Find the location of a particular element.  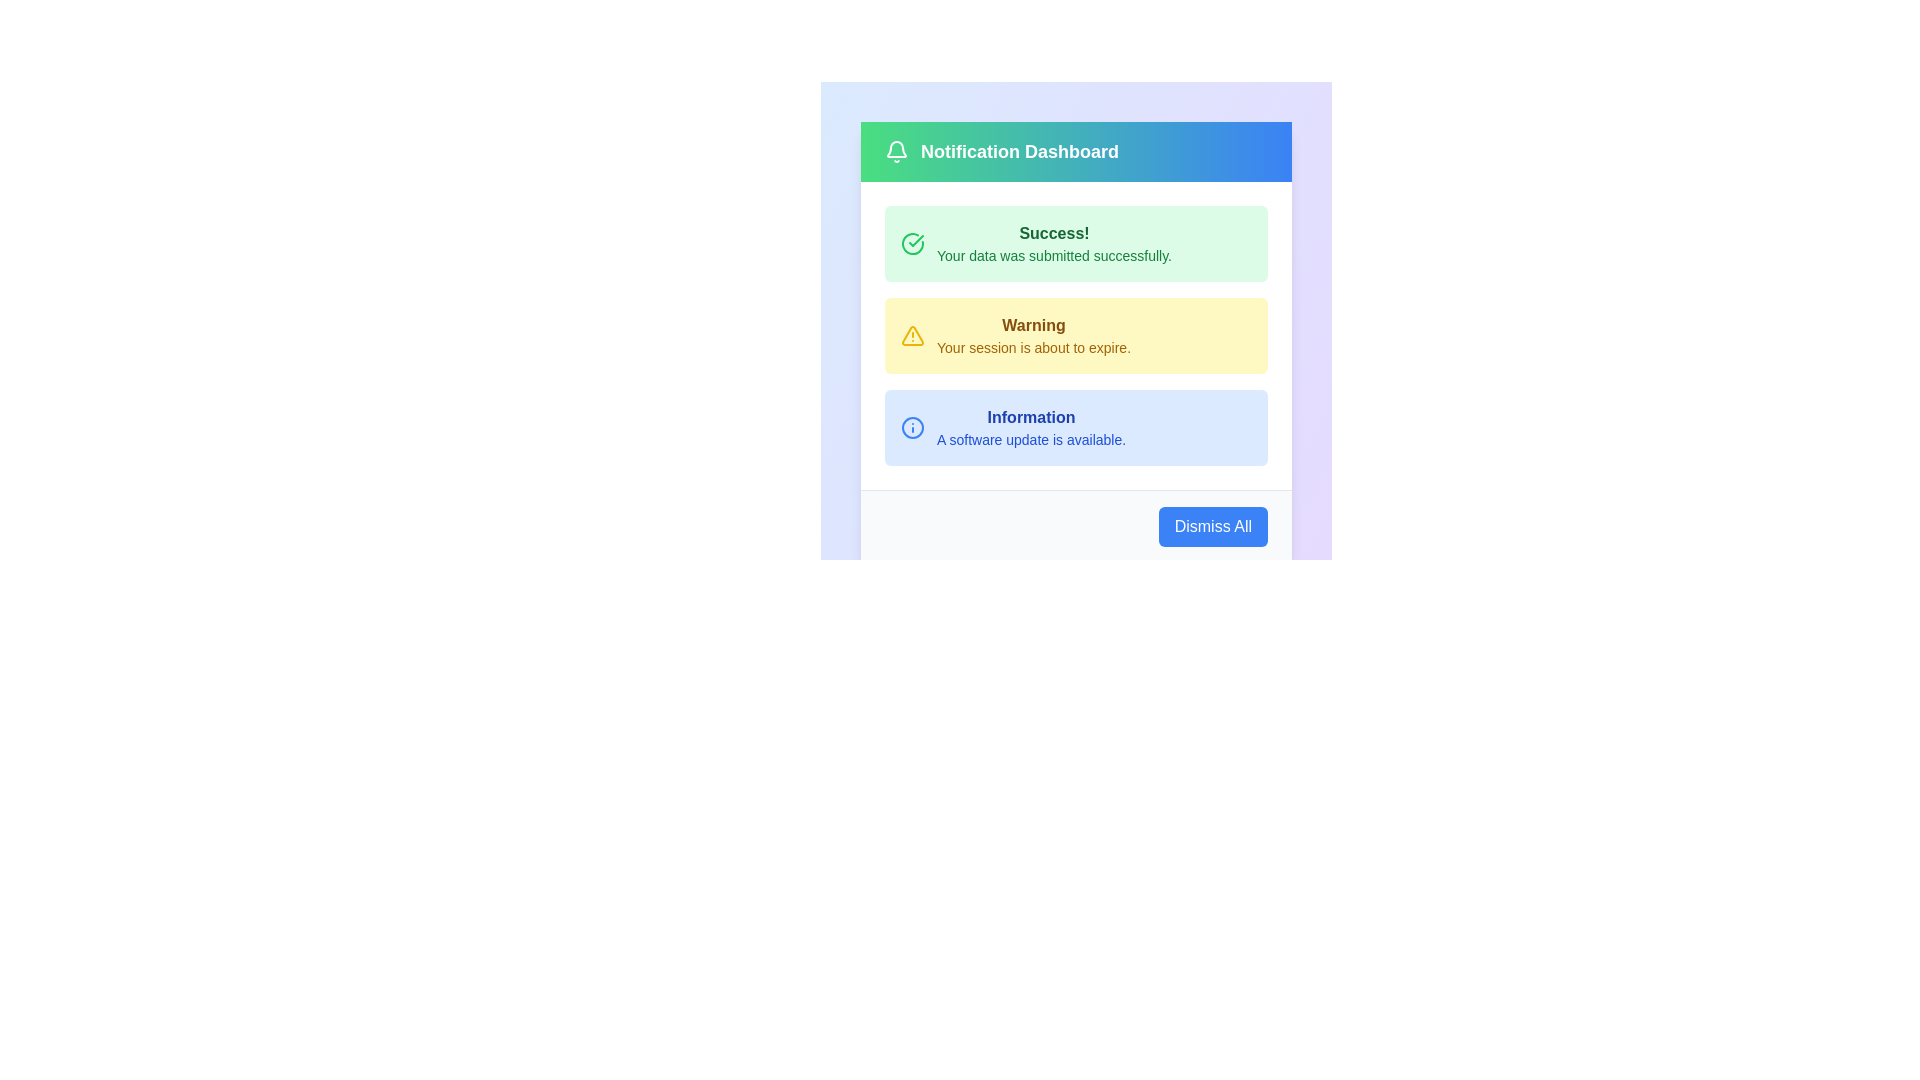

the Text Label that alerts users about session expiration, which is the second item in the notification list and is centered within a rounded yellowish notification module is located at coordinates (1034, 334).